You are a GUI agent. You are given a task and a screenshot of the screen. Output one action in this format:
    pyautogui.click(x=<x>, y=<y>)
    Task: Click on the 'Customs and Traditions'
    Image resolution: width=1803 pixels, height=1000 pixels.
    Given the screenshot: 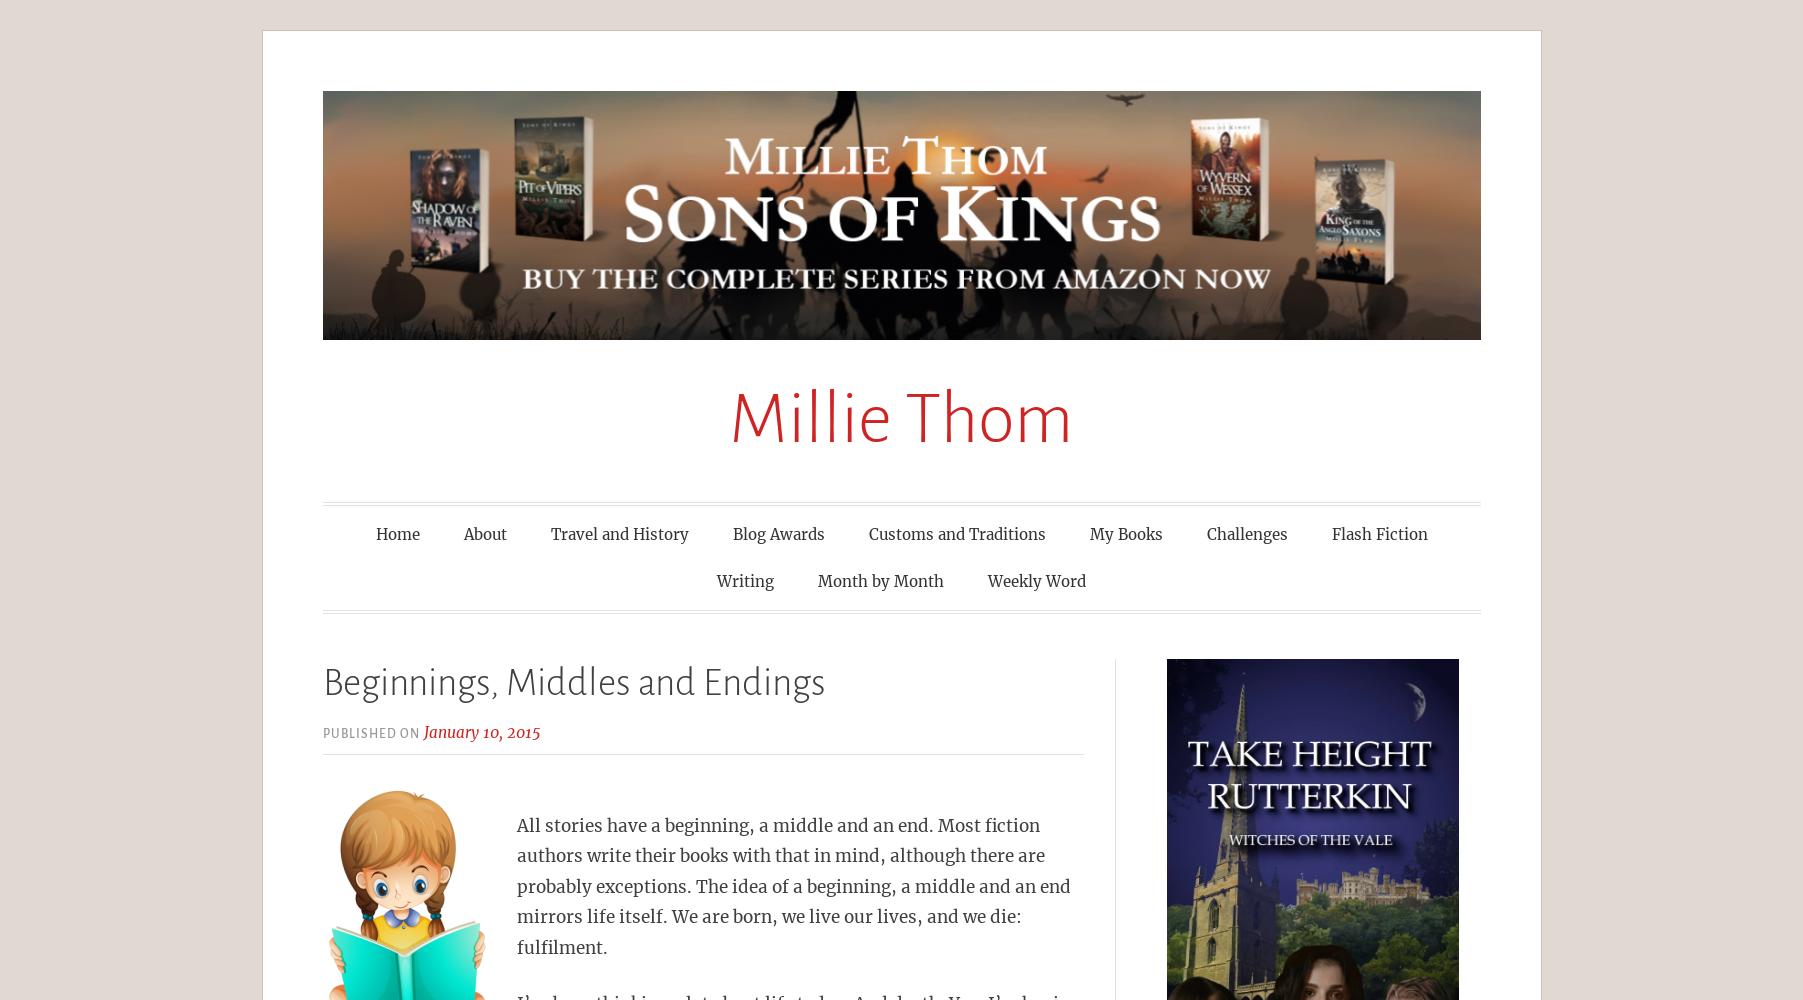 What is the action you would take?
    pyautogui.click(x=956, y=533)
    